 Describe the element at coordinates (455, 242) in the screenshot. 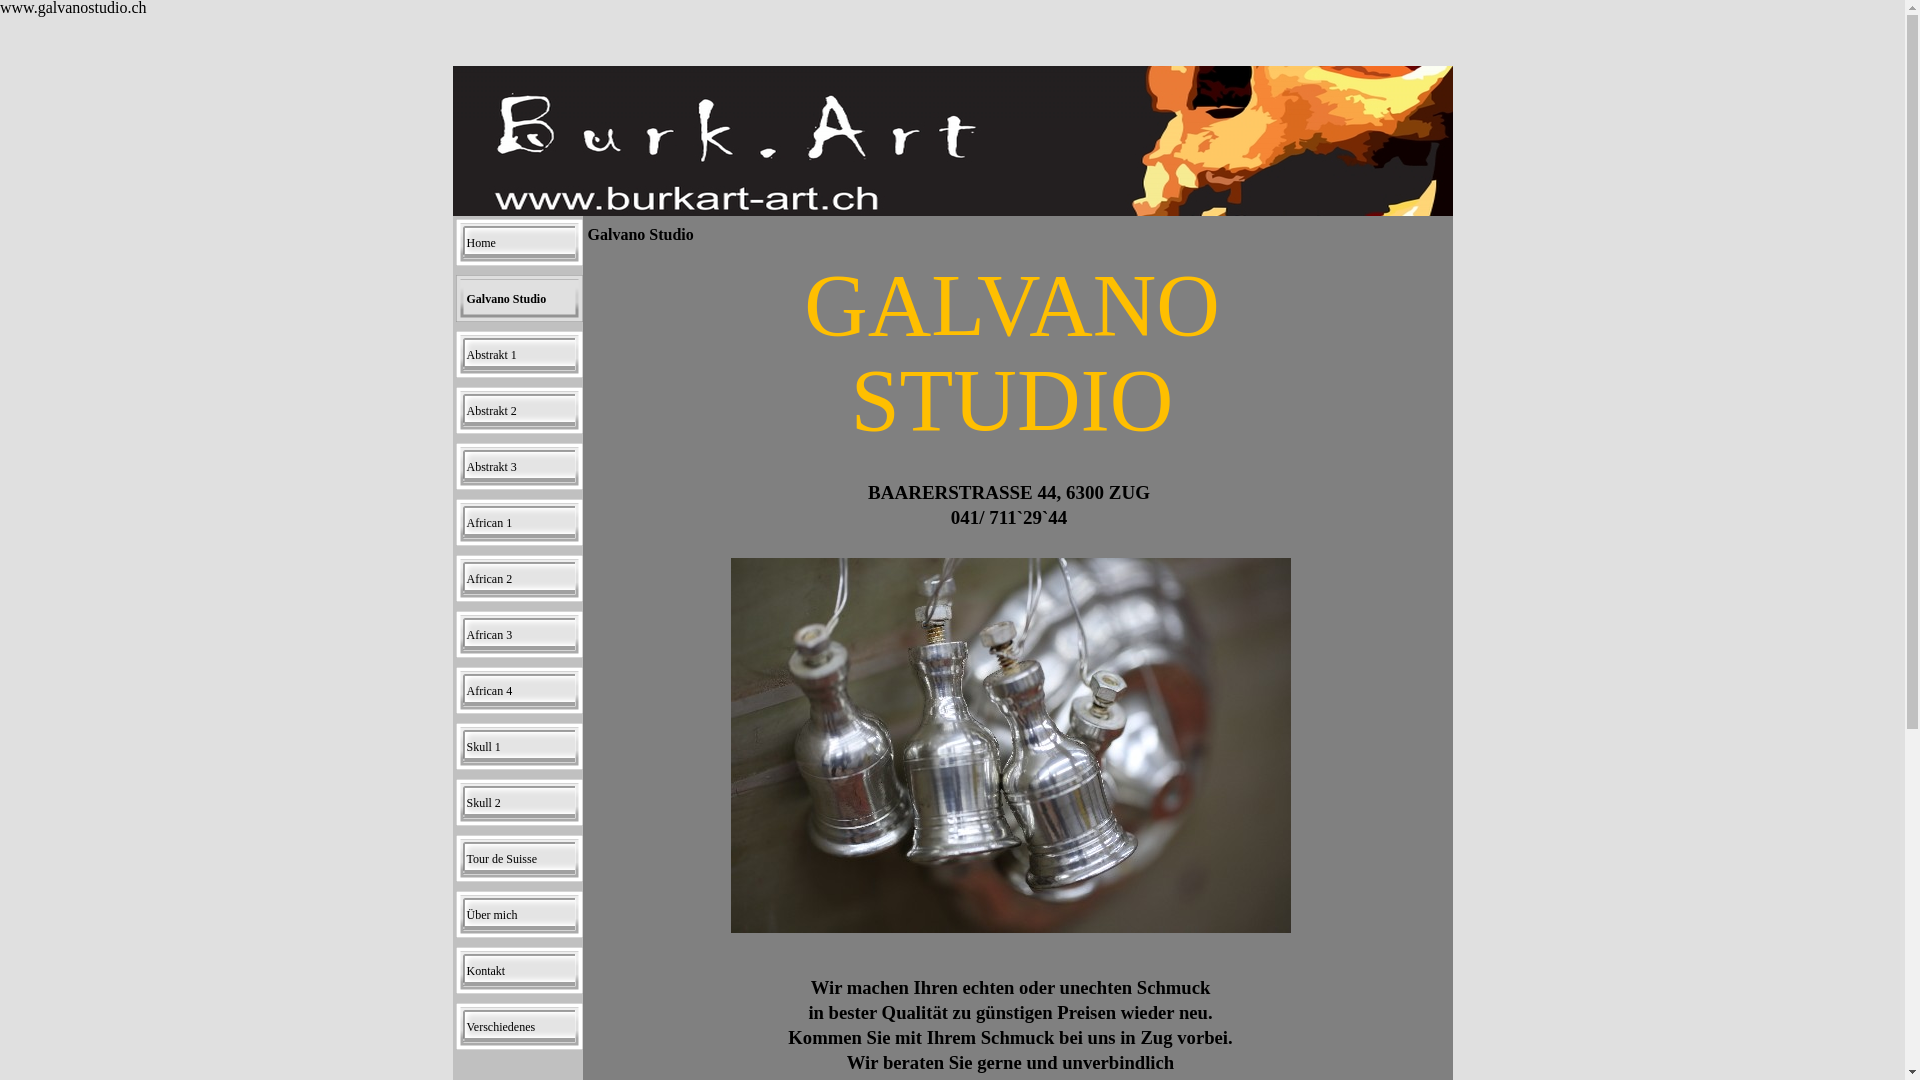

I see `'Home'` at that location.